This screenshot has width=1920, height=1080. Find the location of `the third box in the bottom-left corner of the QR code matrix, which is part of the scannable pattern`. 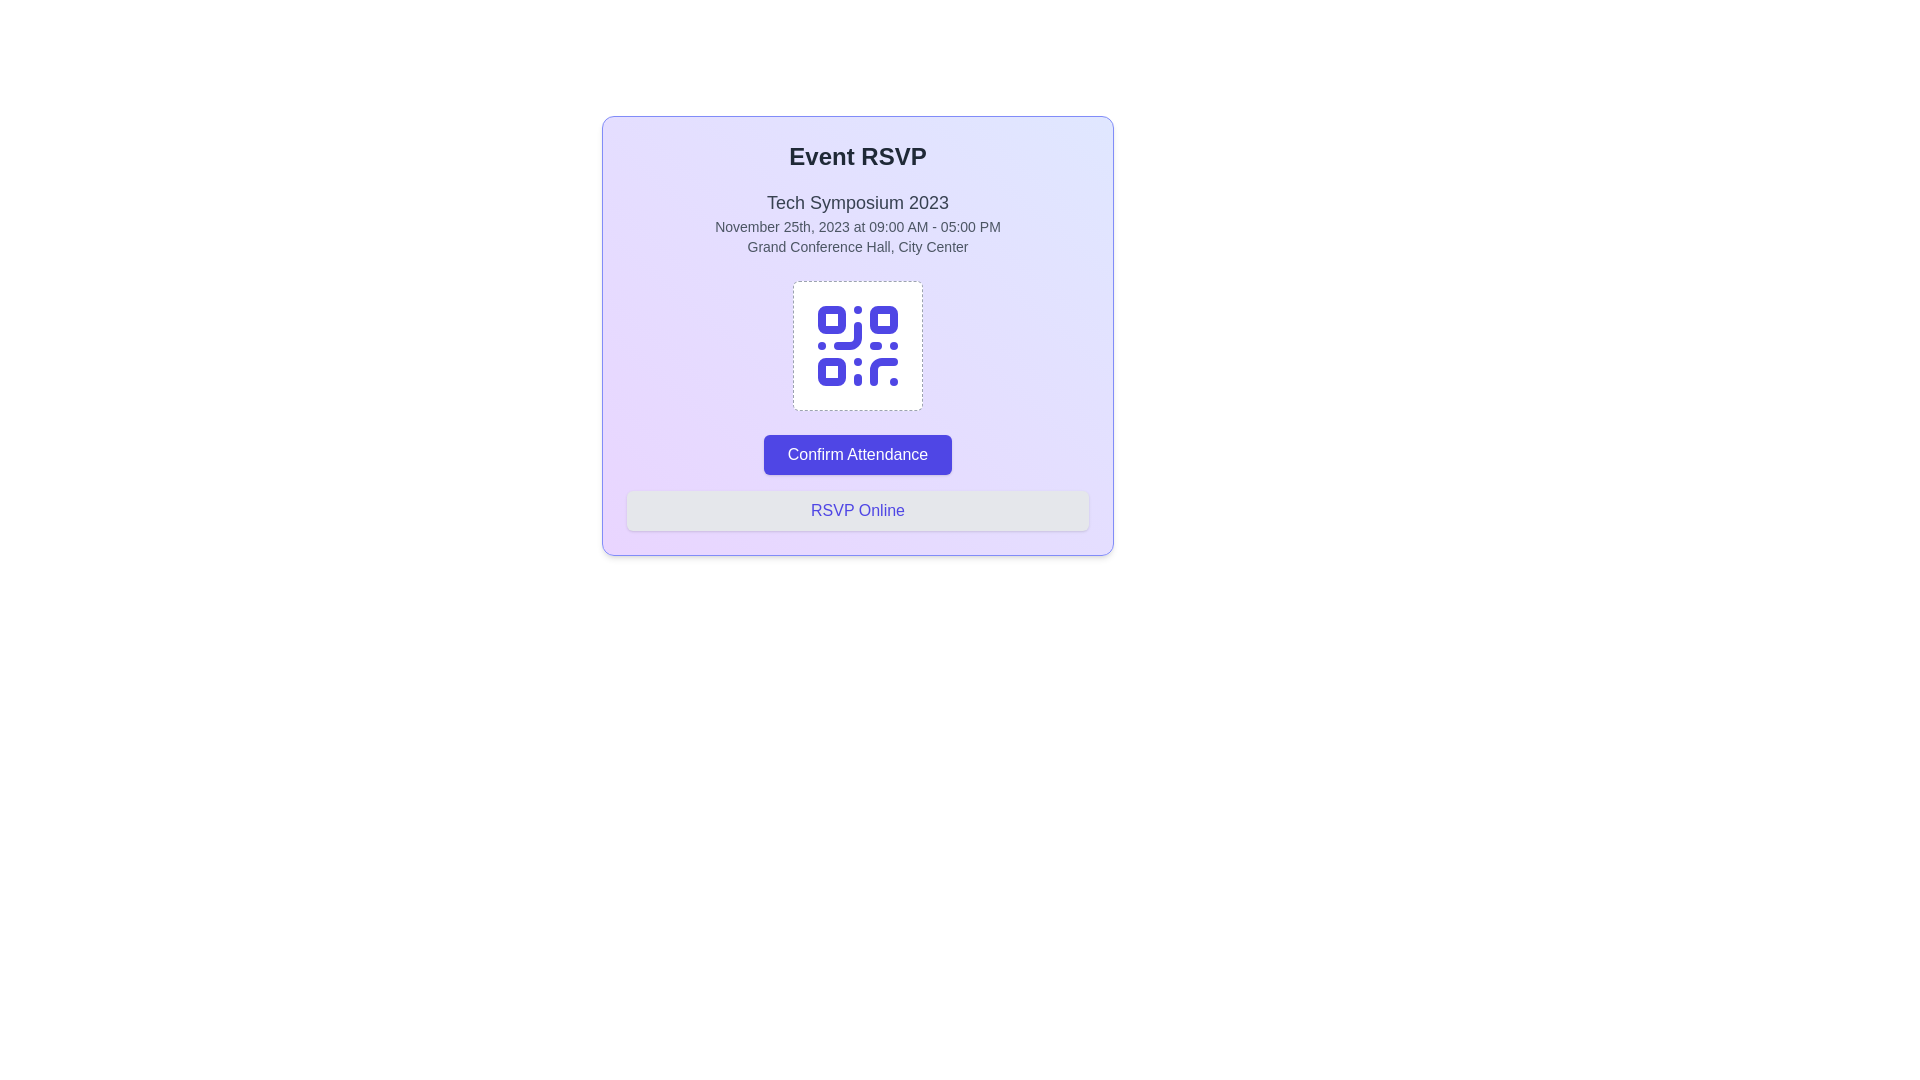

the third box in the bottom-left corner of the QR code matrix, which is part of the scannable pattern is located at coordinates (831, 371).